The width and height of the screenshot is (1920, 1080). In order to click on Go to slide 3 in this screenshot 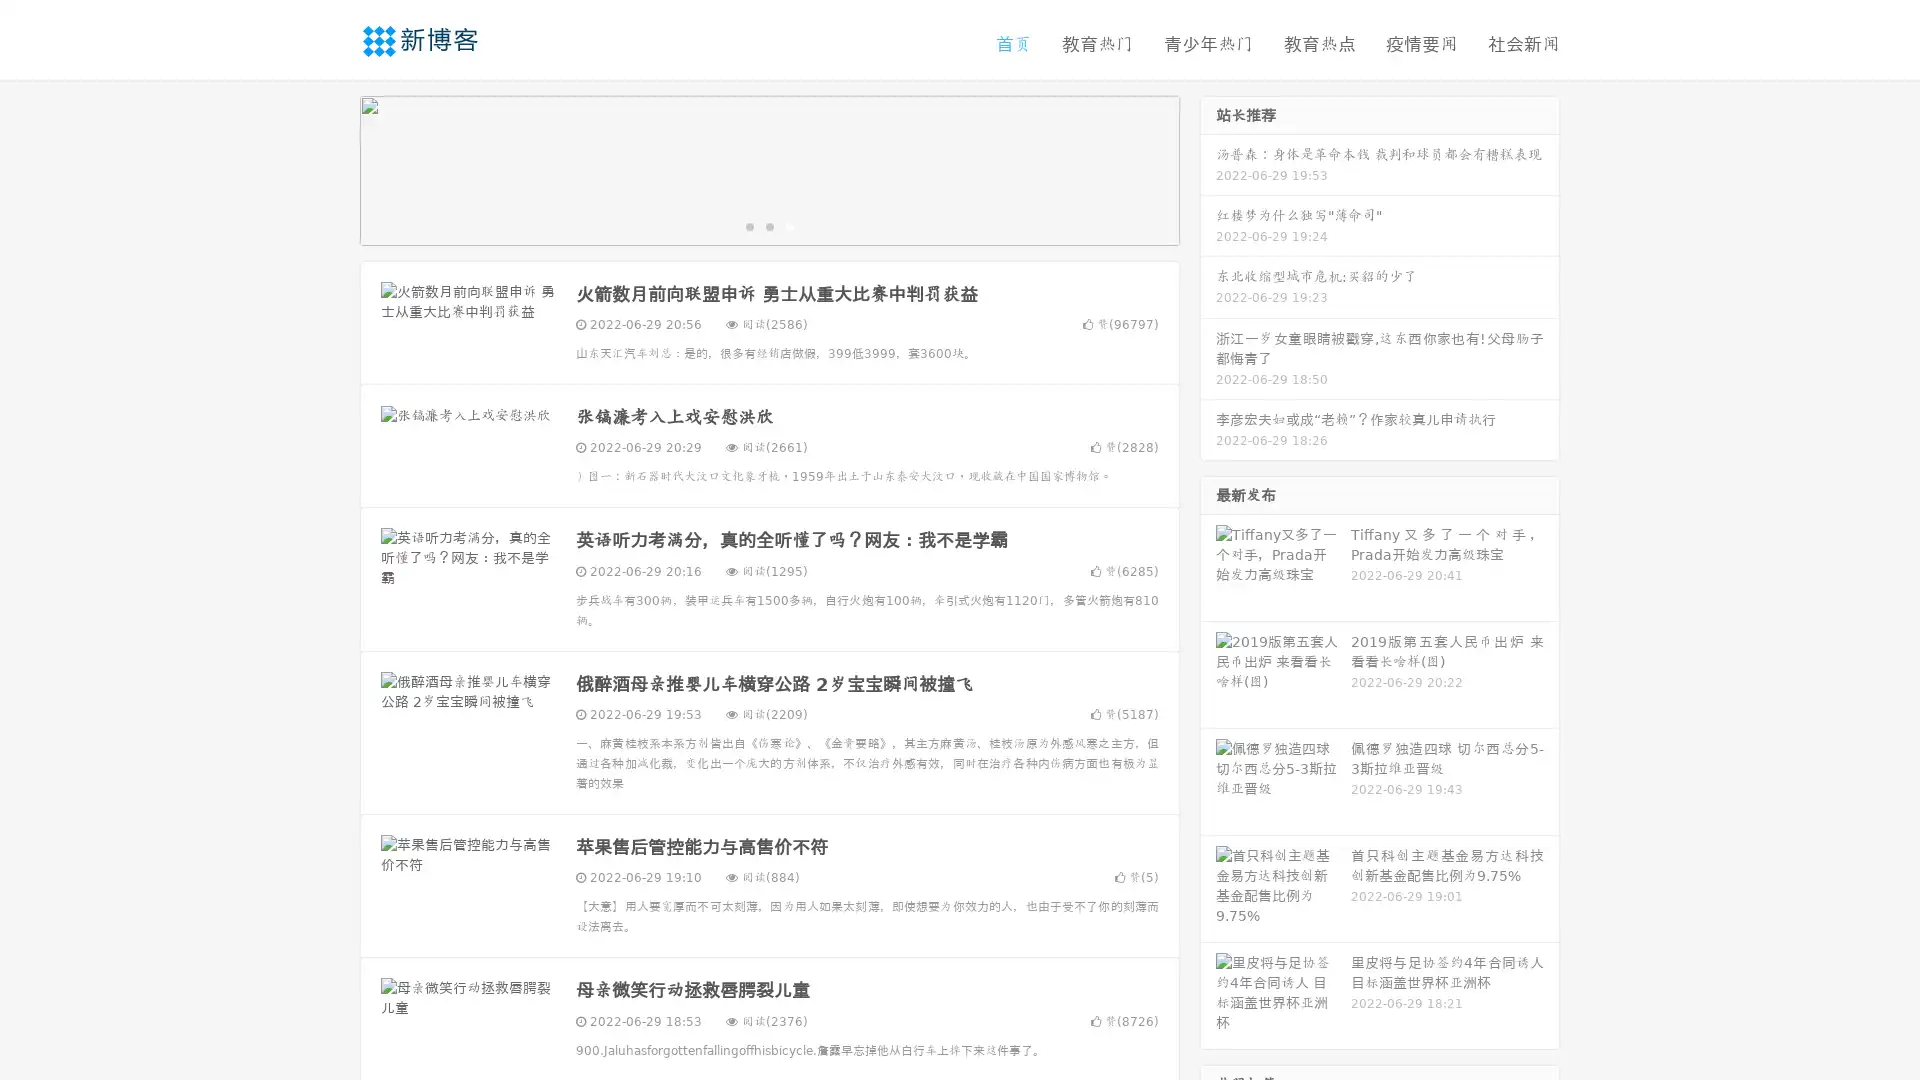, I will do `click(789, 225)`.